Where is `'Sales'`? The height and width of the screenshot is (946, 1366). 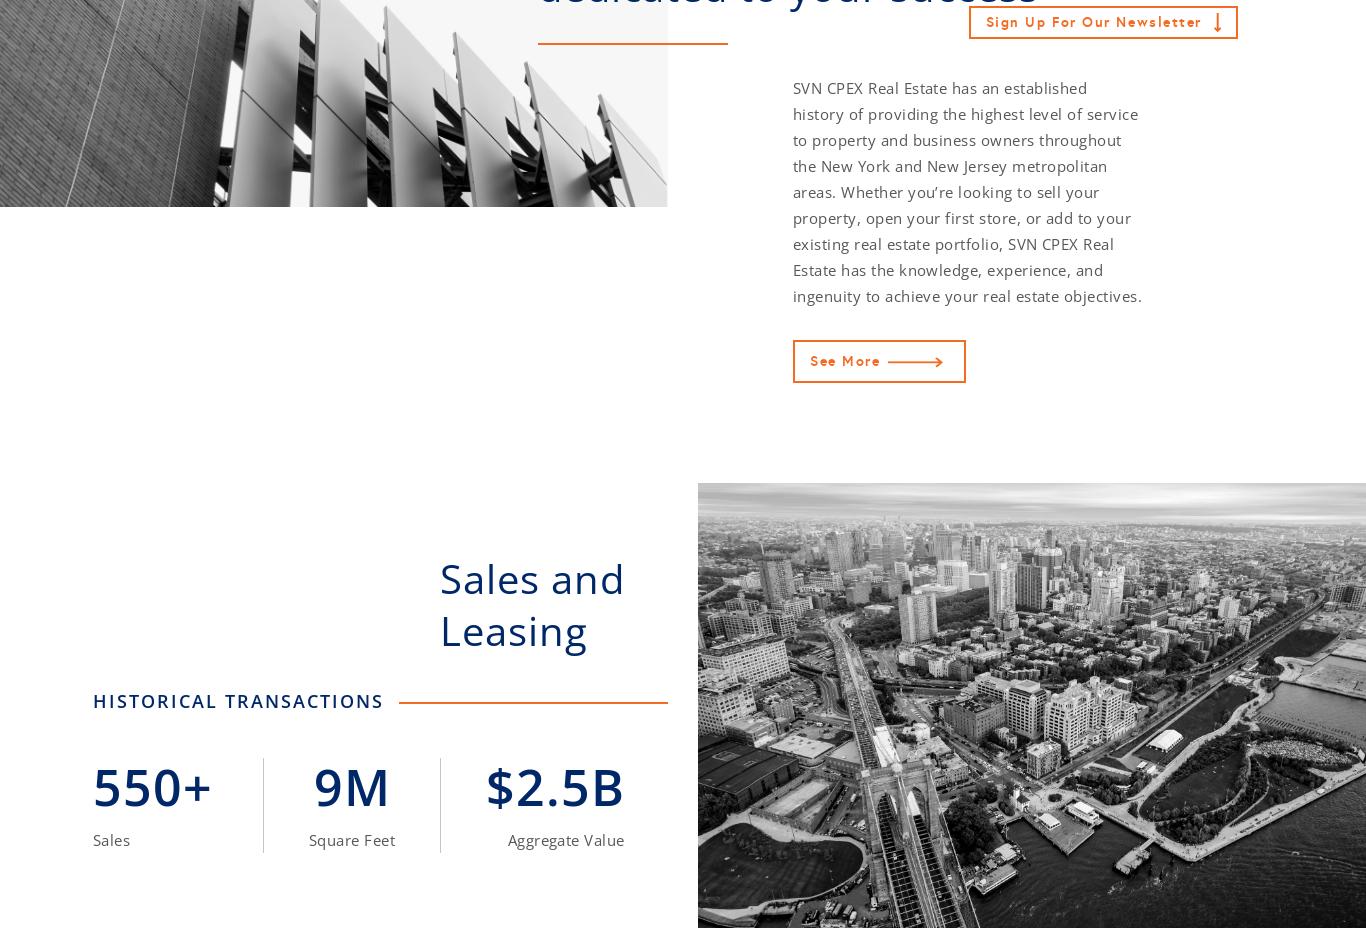 'Sales' is located at coordinates (111, 839).